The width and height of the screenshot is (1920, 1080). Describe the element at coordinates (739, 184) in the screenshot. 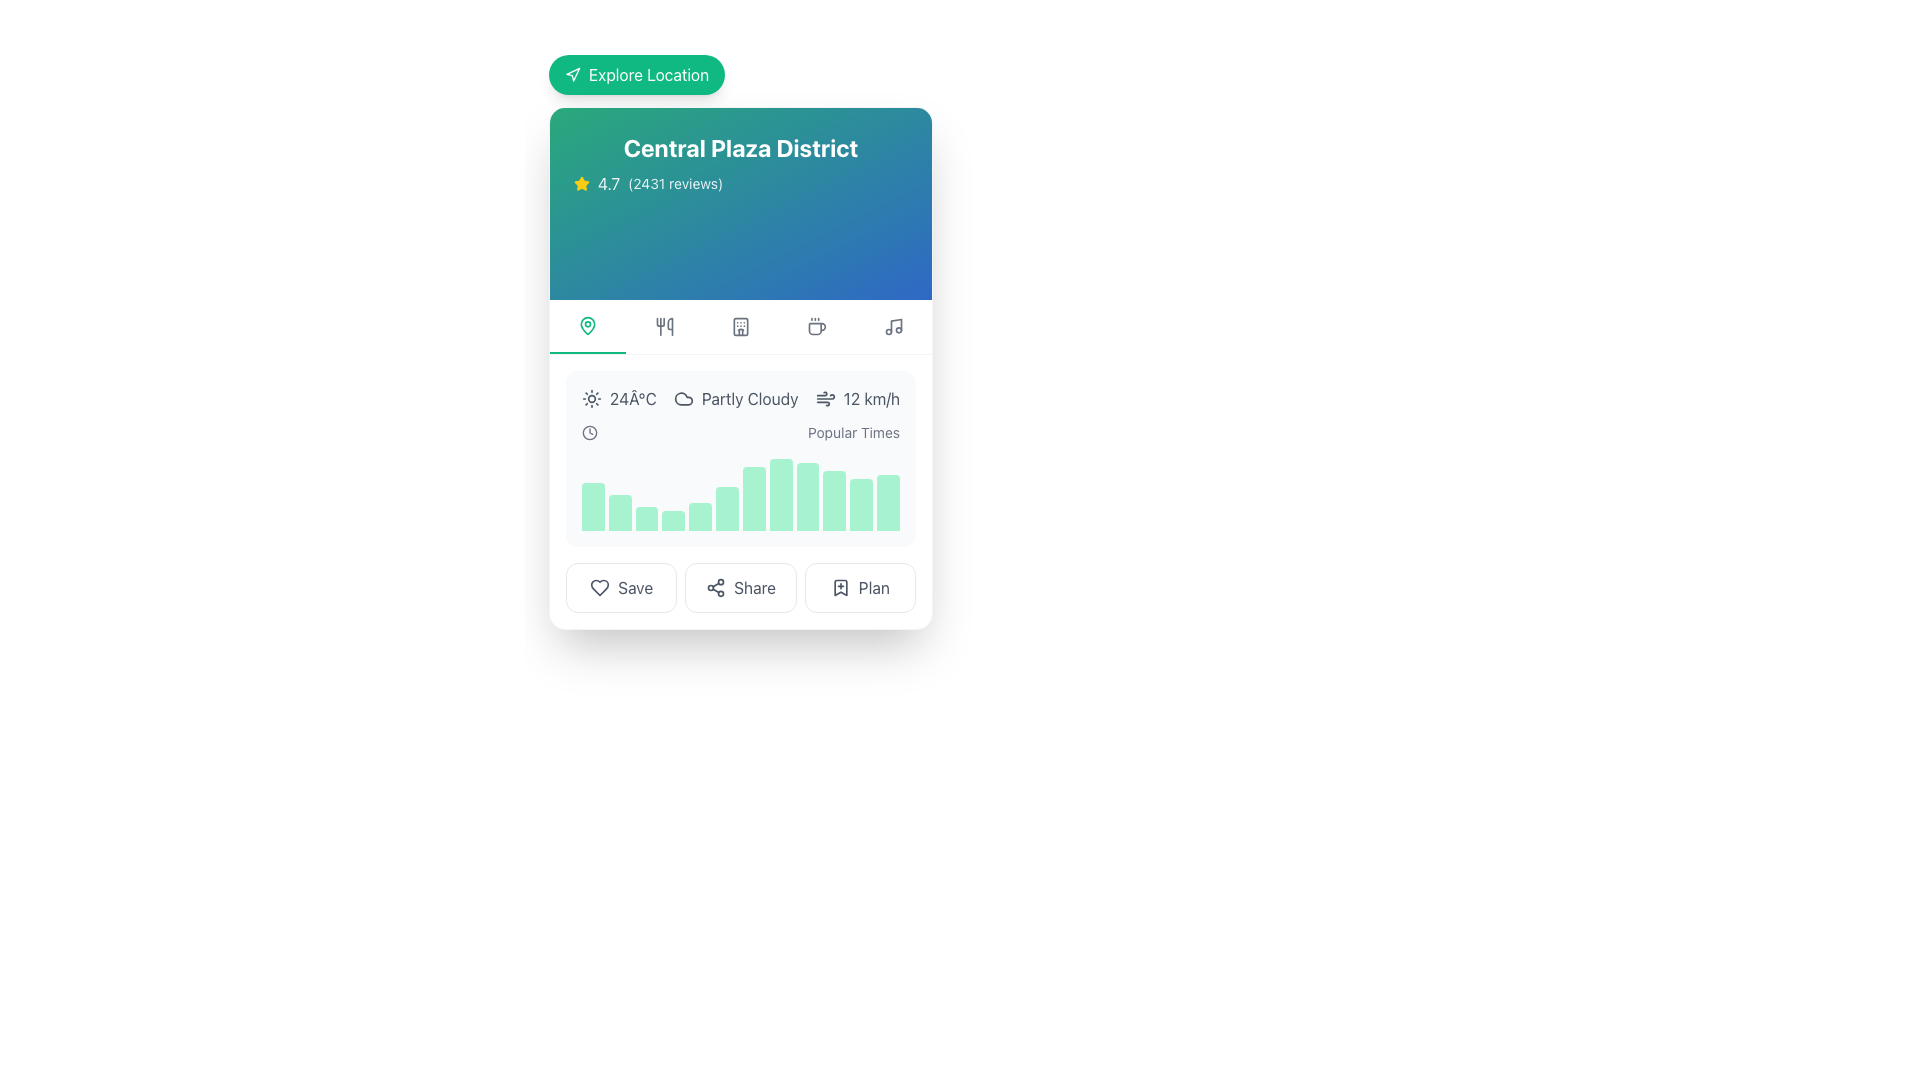

I see `the Rating display element indicating the score and number of reviews for 'Central Plaza District', located directly below the heading in the top section of the card component` at that location.